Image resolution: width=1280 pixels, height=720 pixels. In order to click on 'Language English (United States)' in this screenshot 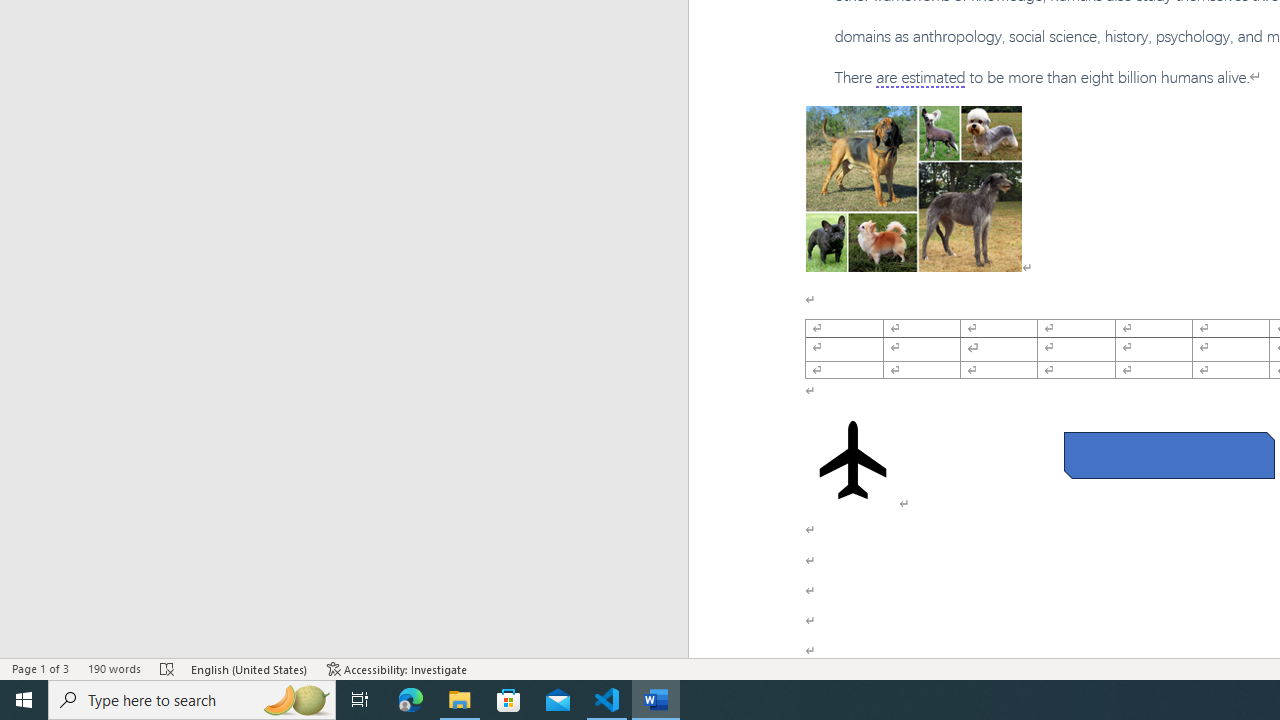, I will do `click(249, 669)`.